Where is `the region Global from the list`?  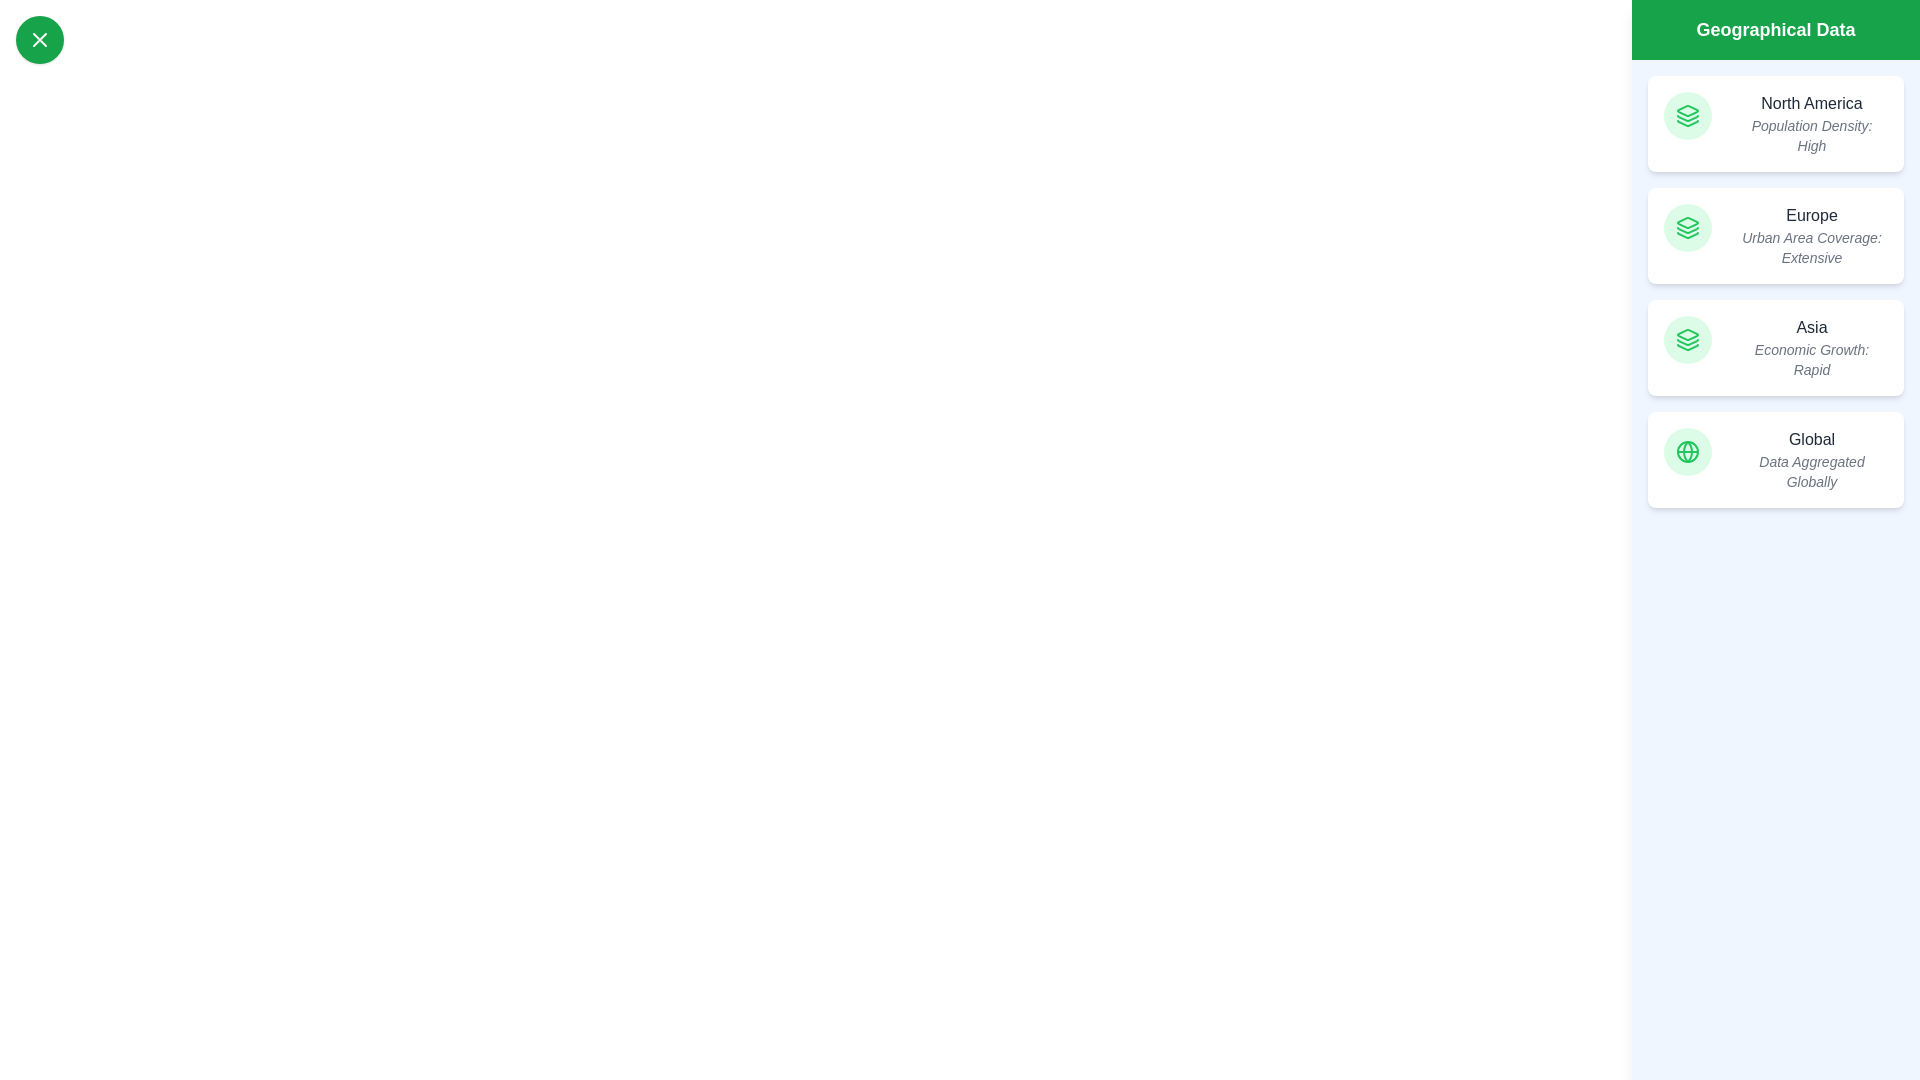
the region Global from the list is located at coordinates (1776, 459).